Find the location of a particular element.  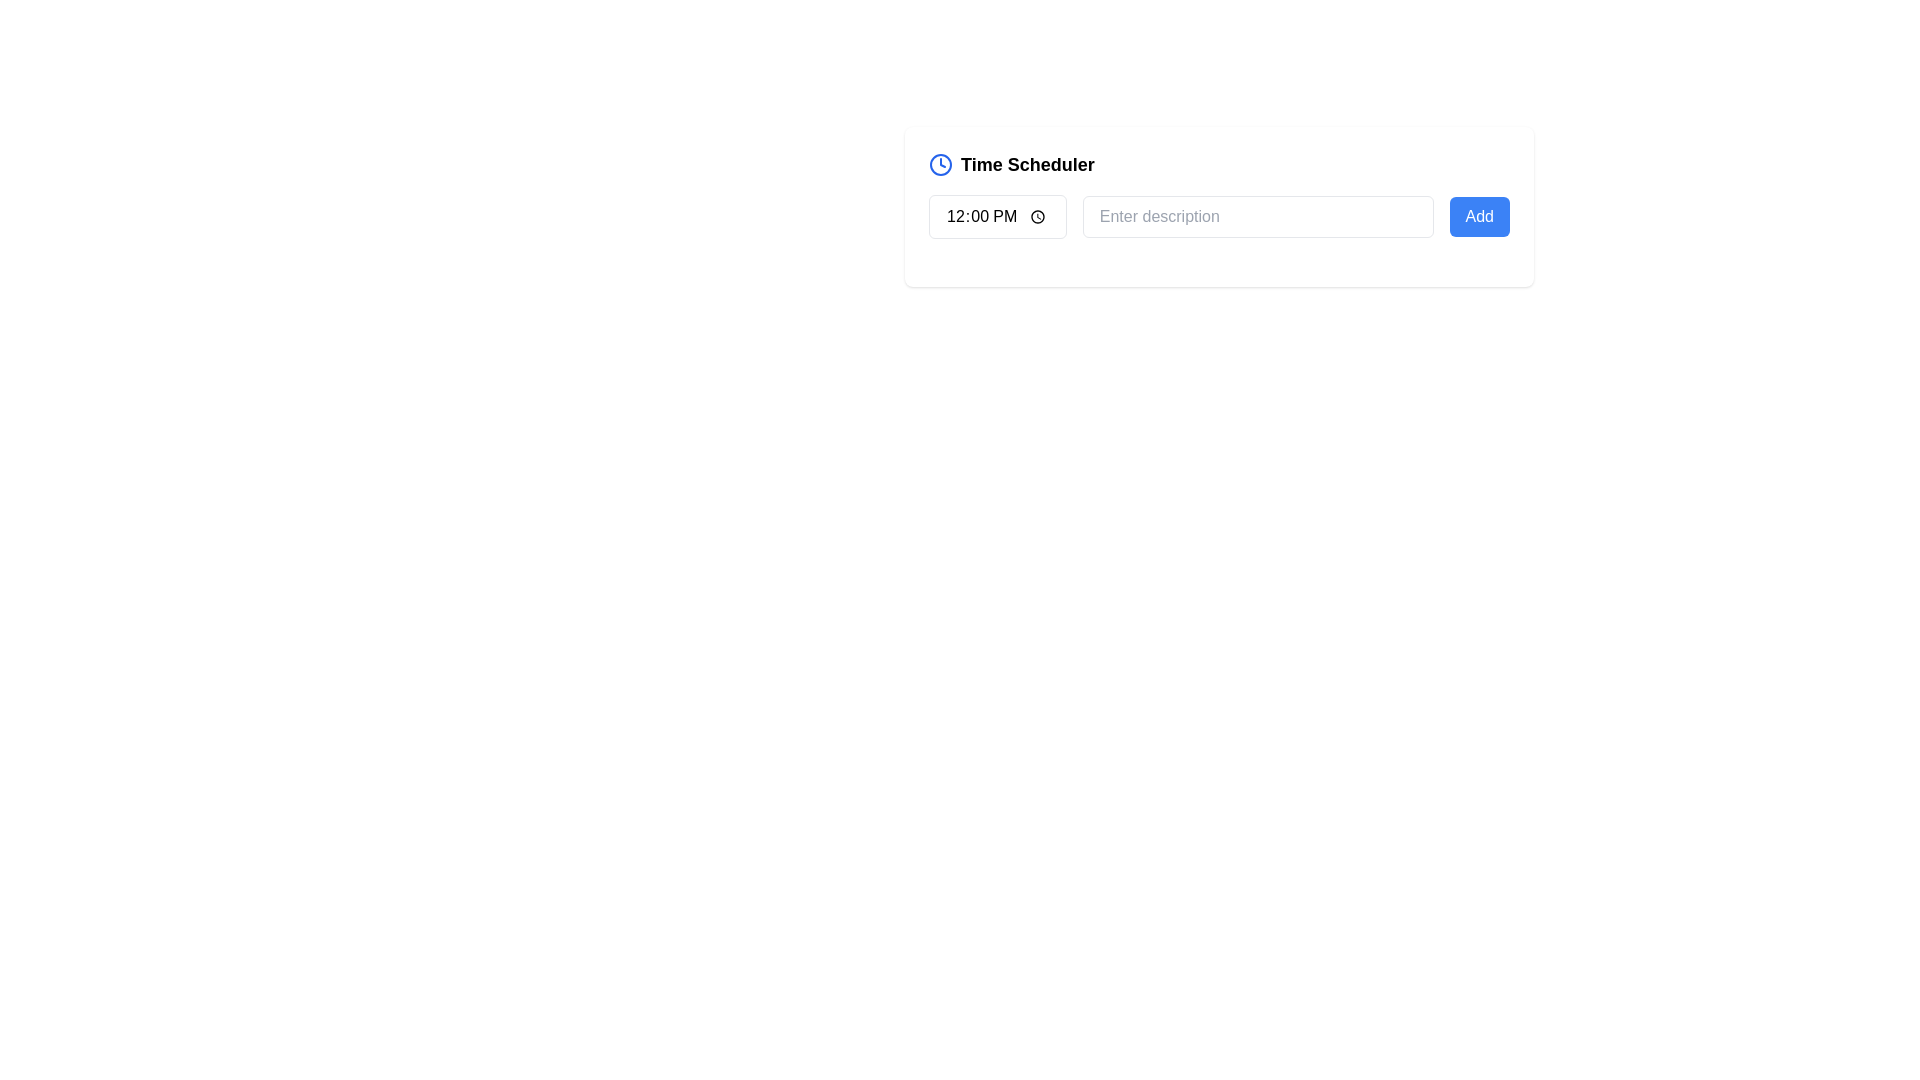

the placeholder text 'Enter description' in the text input field with rounded corners and a light gray border, positioned between a time input field and a blue 'Add' button is located at coordinates (1256, 216).